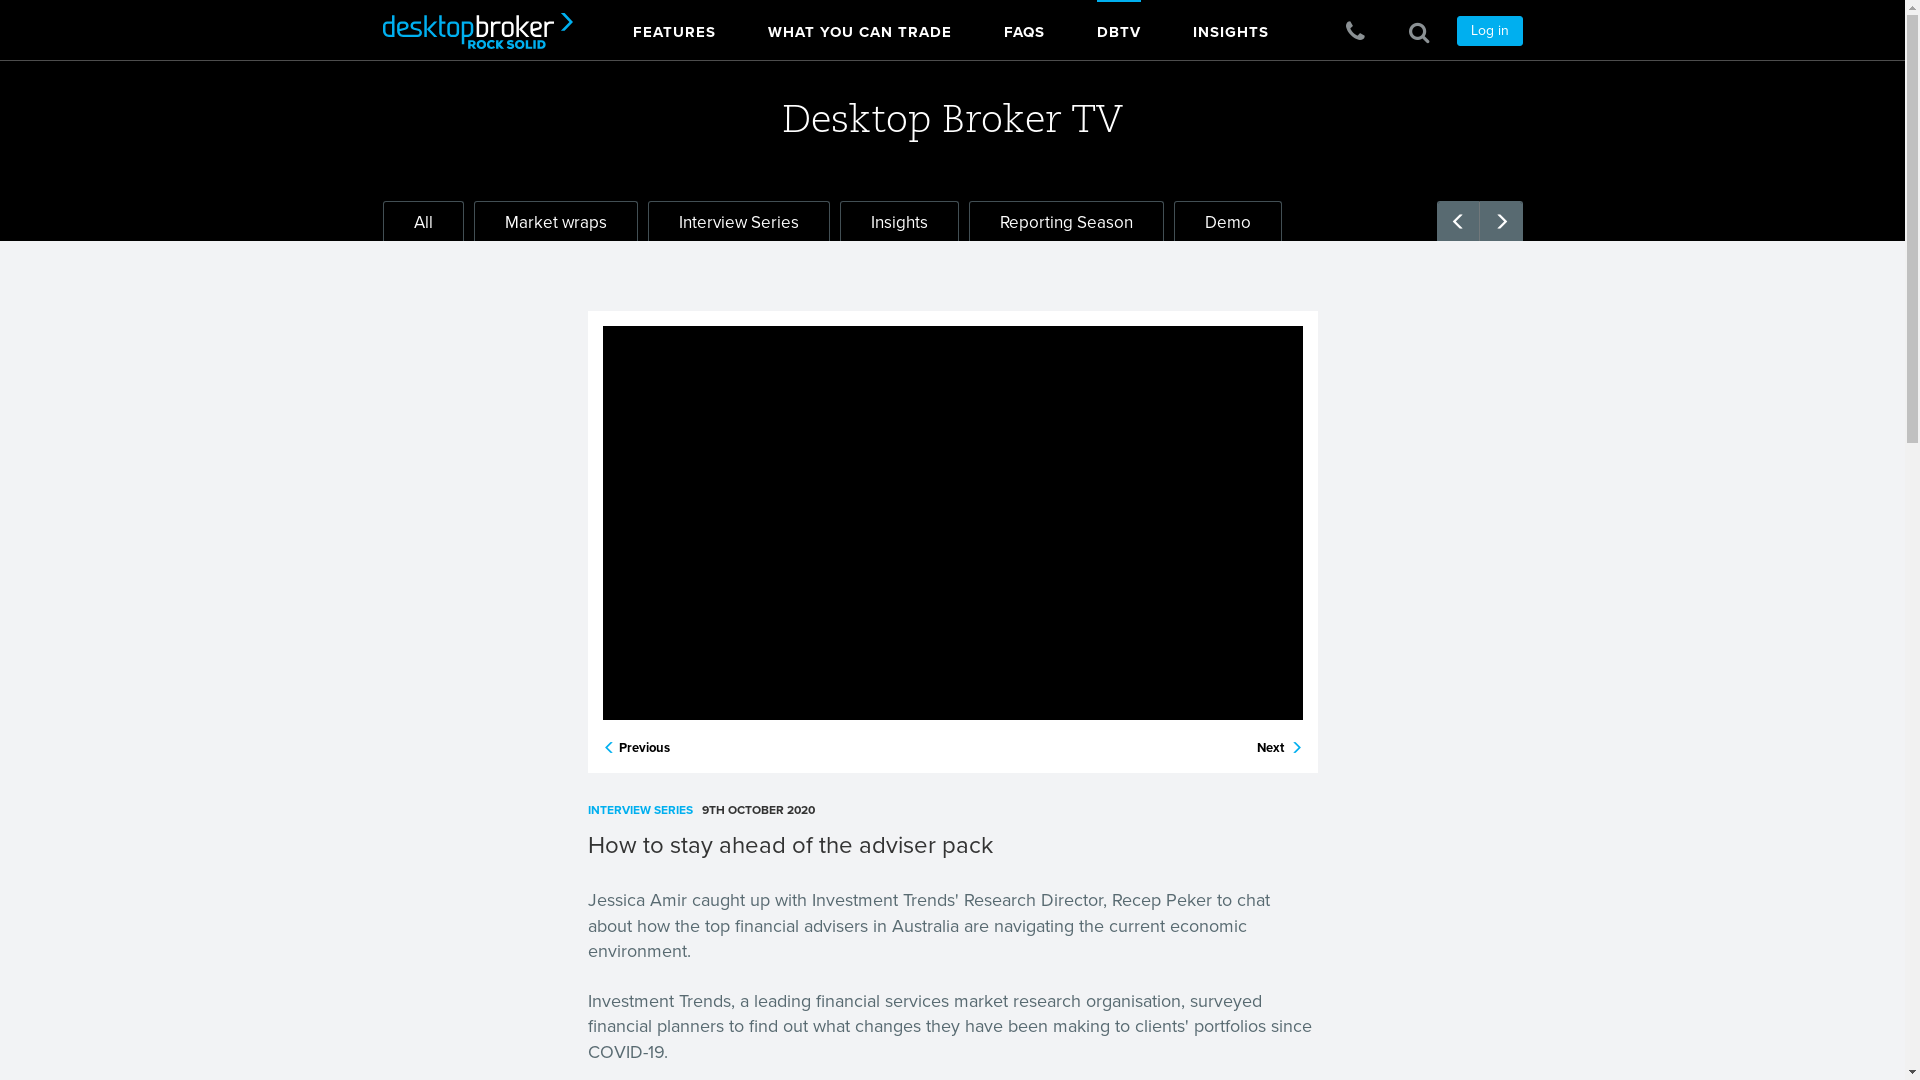 The width and height of the screenshot is (1920, 1080). What do you see at coordinates (1355, 32) in the screenshot?
I see `'Contact Support'` at bounding box center [1355, 32].